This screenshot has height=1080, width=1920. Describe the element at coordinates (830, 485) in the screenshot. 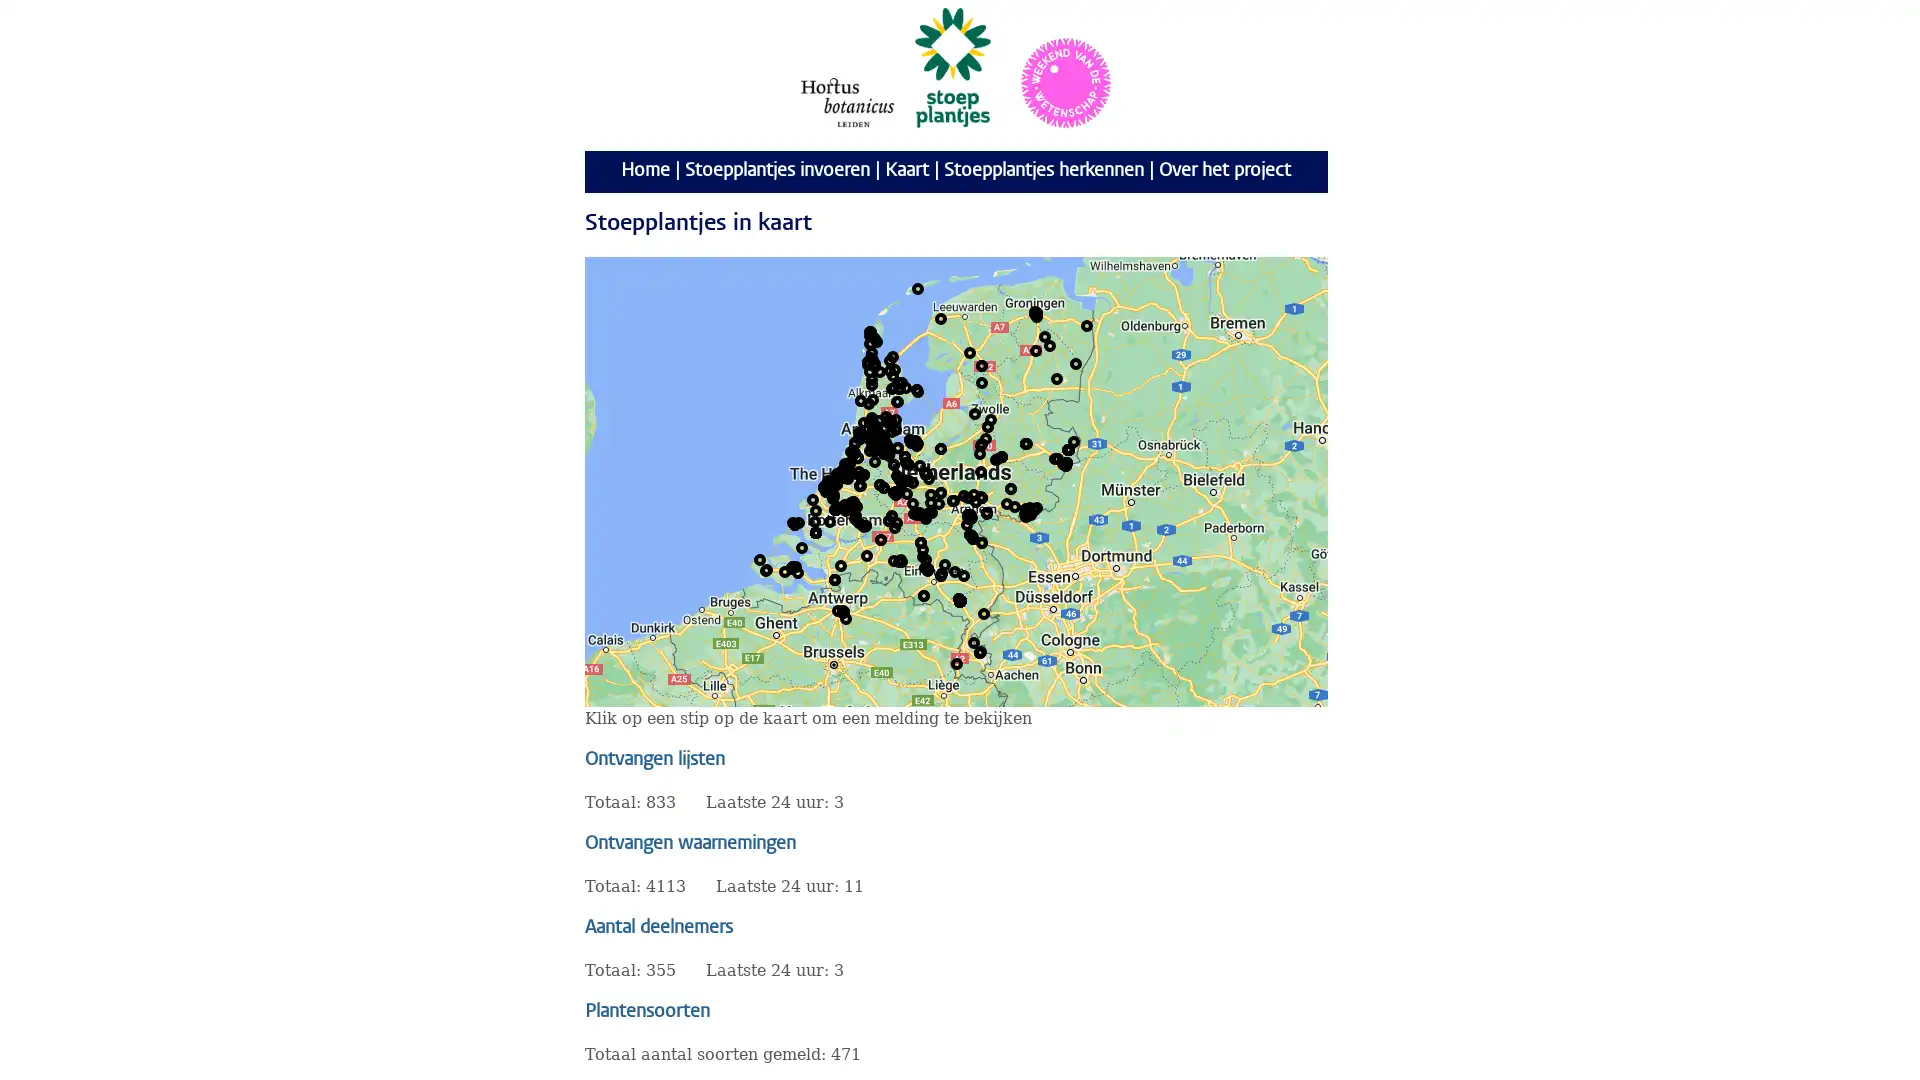

I see `Telling van op 22 januari 2022` at that location.